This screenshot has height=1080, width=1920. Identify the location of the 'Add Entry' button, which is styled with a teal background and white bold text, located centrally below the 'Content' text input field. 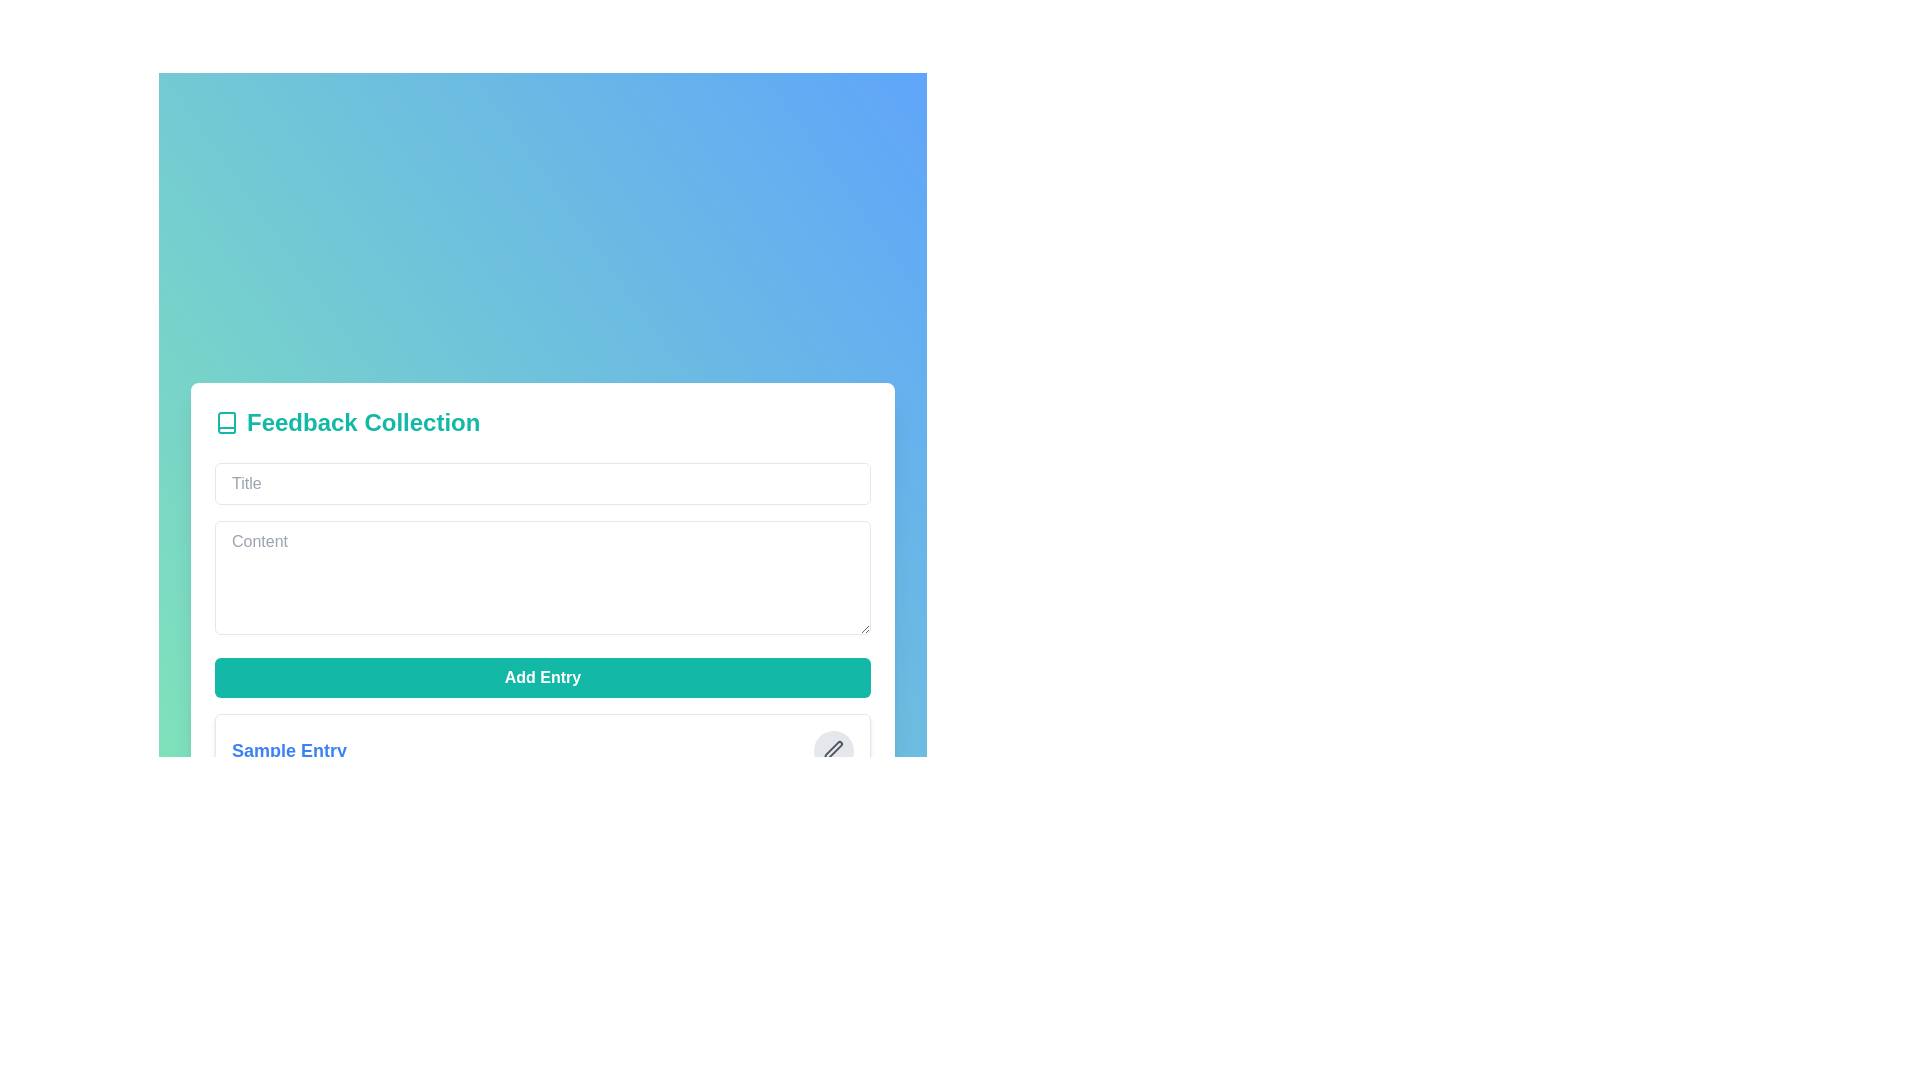
(542, 676).